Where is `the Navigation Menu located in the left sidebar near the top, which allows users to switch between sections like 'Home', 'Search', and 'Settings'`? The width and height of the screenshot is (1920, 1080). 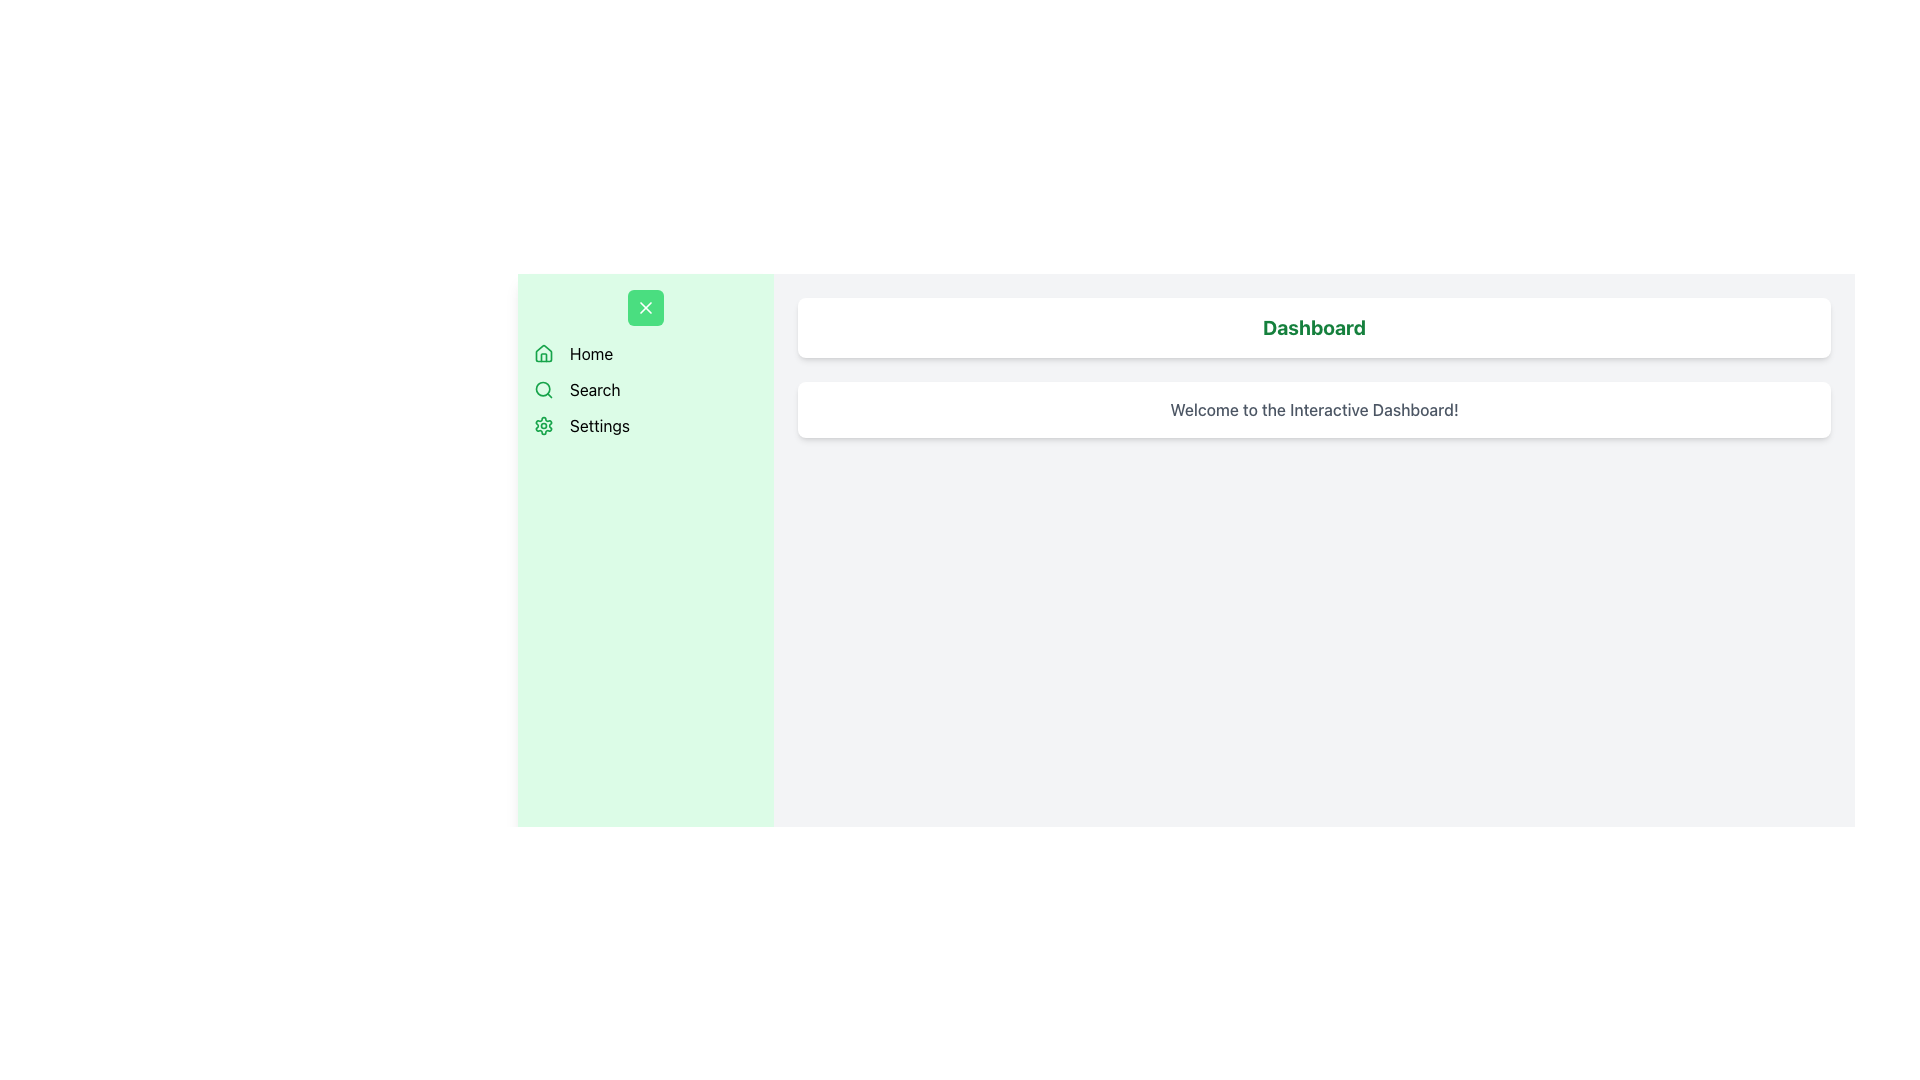
the Navigation Menu located in the left sidebar near the top, which allows users to switch between sections like 'Home', 'Search', and 'Settings' is located at coordinates (646, 363).